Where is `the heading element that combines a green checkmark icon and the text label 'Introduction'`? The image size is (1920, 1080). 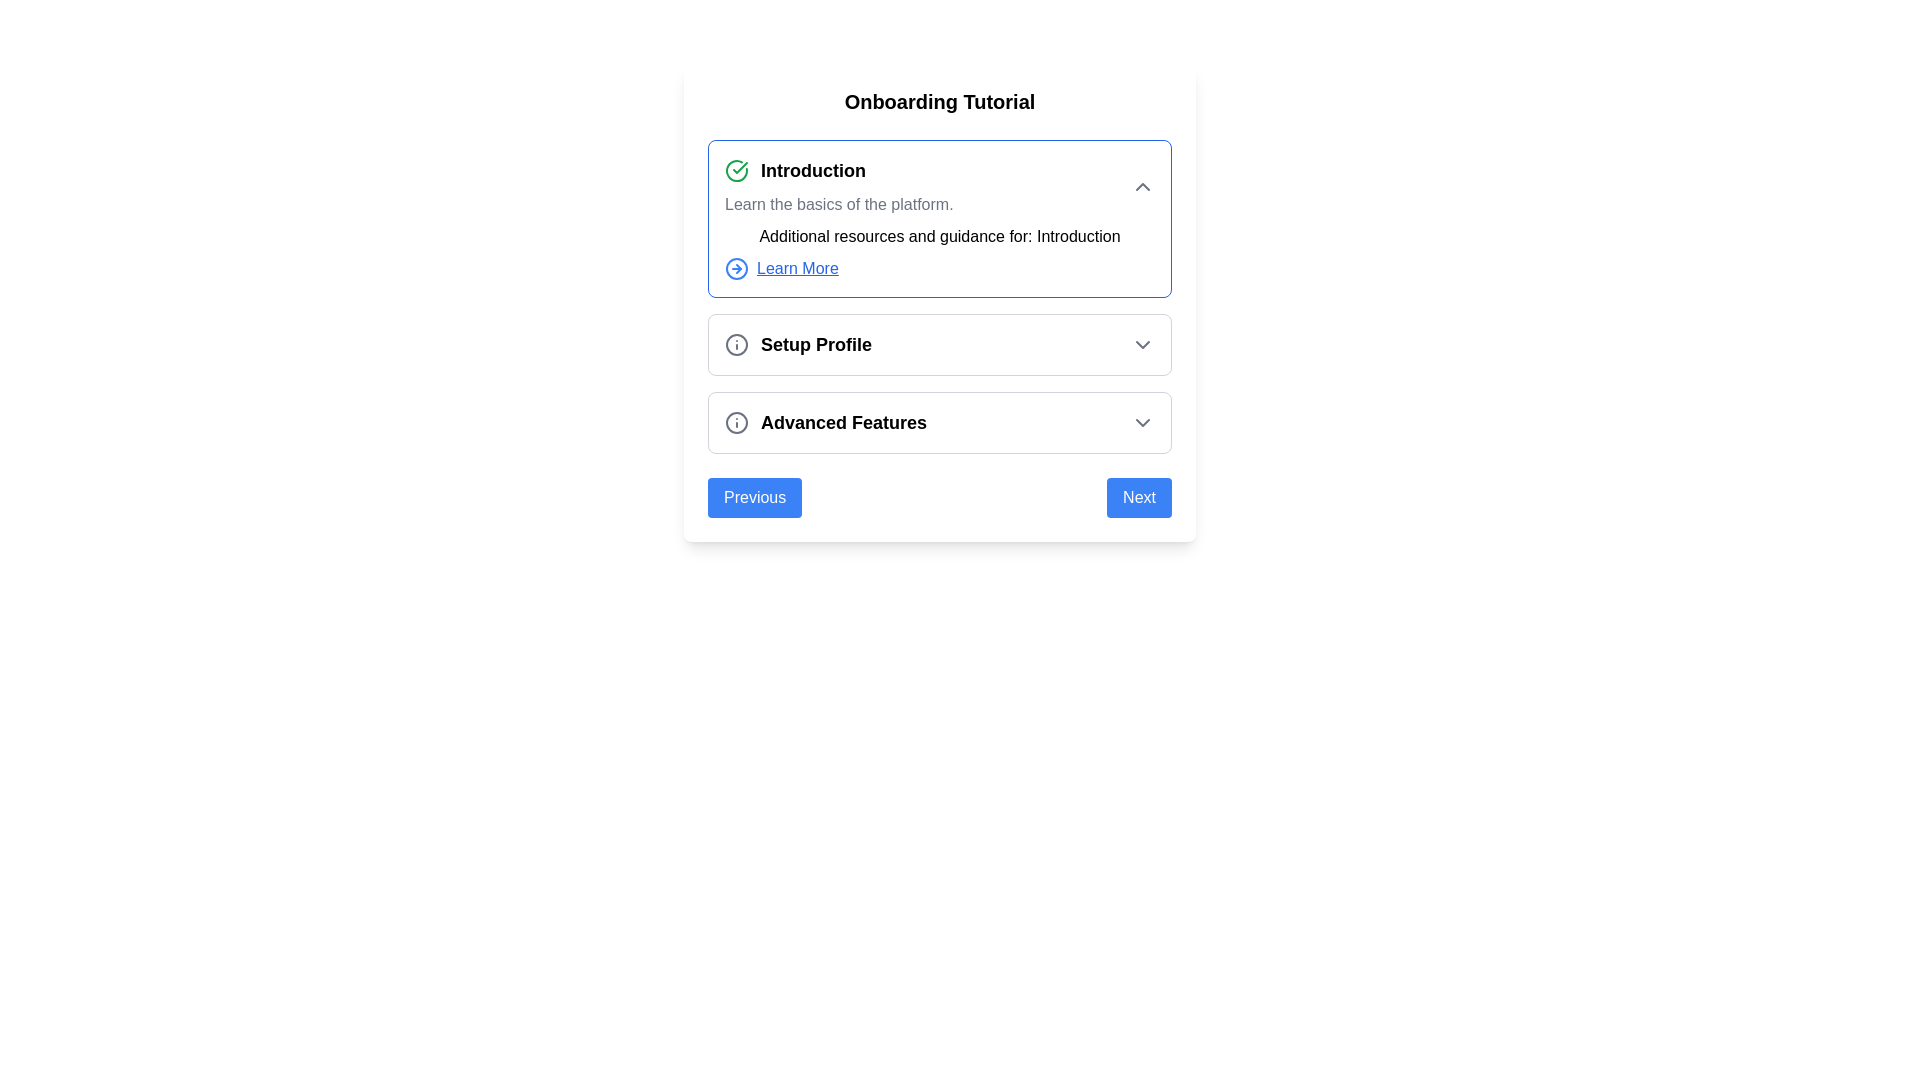
the heading element that combines a green checkmark icon and the text label 'Introduction' is located at coordinates (839, 169).